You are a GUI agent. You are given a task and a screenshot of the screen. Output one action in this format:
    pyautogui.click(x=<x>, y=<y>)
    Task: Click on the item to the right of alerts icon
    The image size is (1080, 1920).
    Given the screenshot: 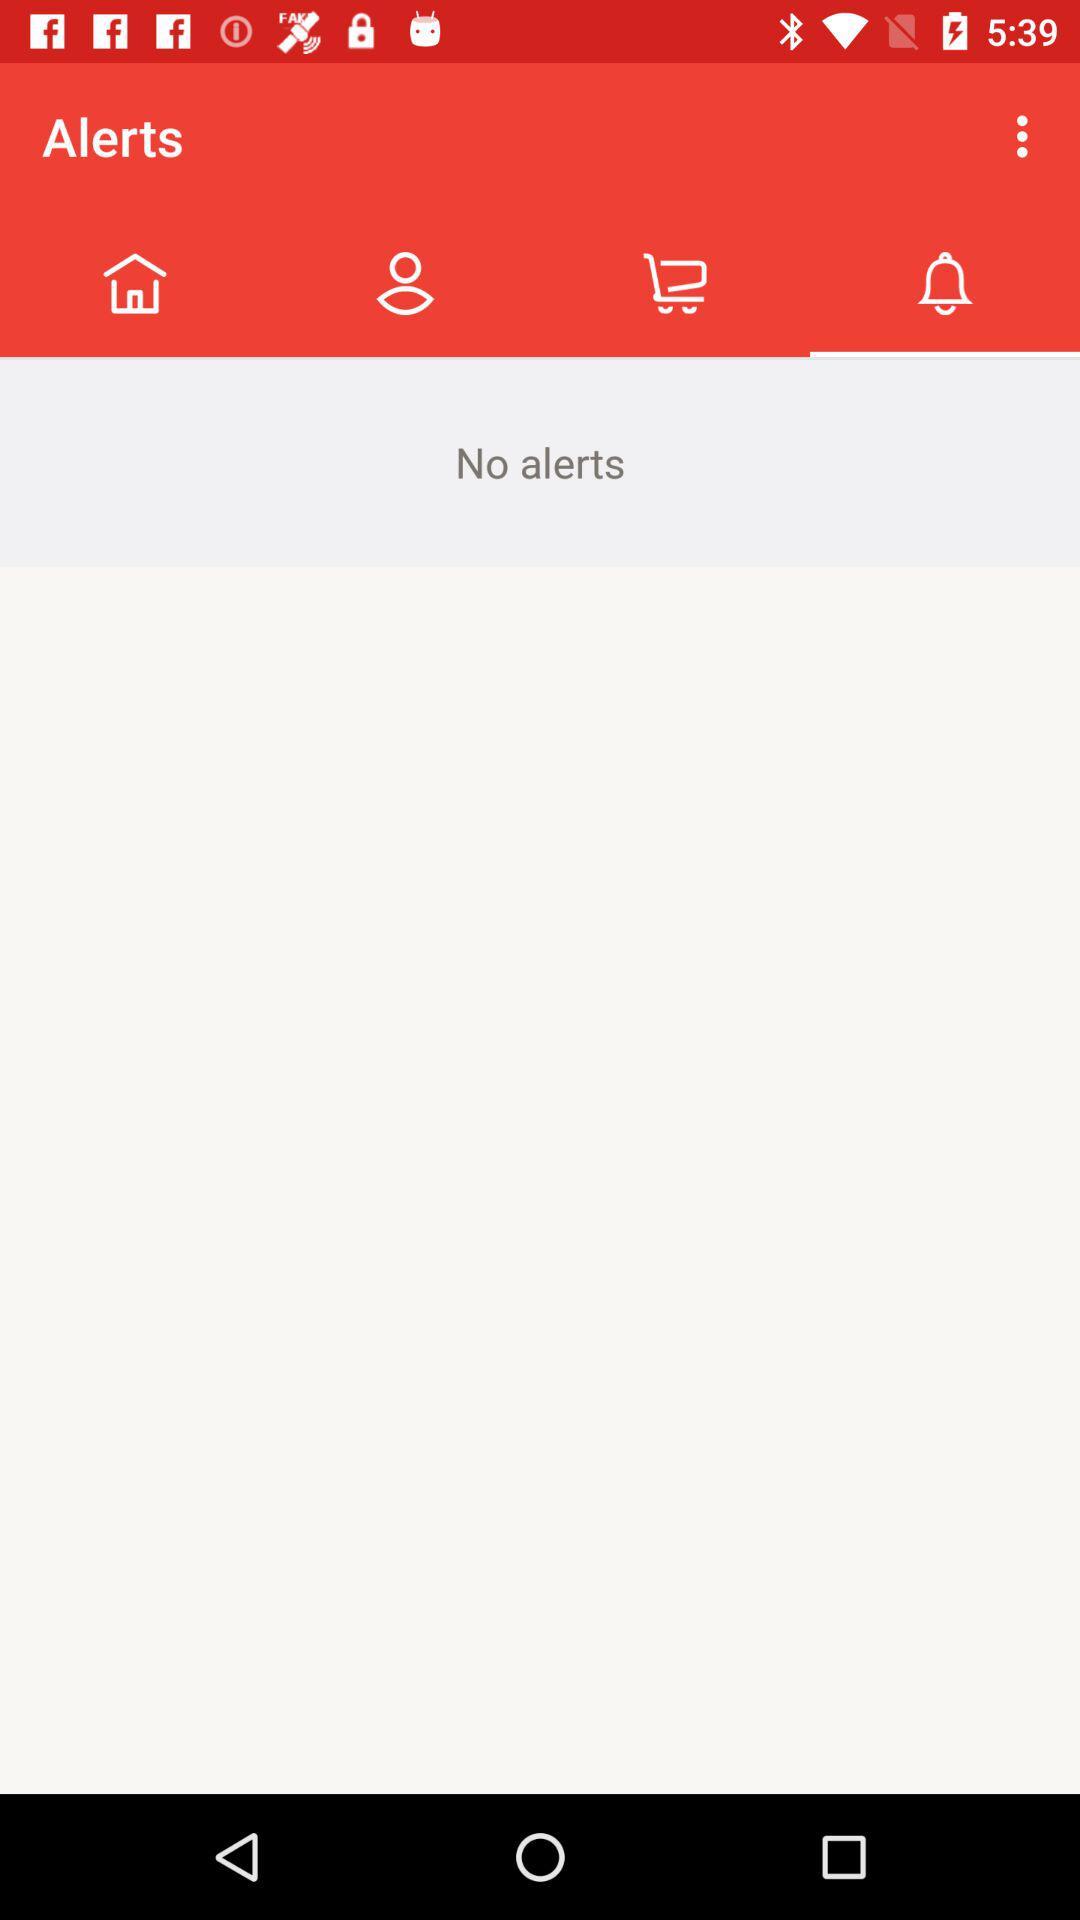 What is the action you would take?
    pyautogui.click(x=1027, y=135)
    